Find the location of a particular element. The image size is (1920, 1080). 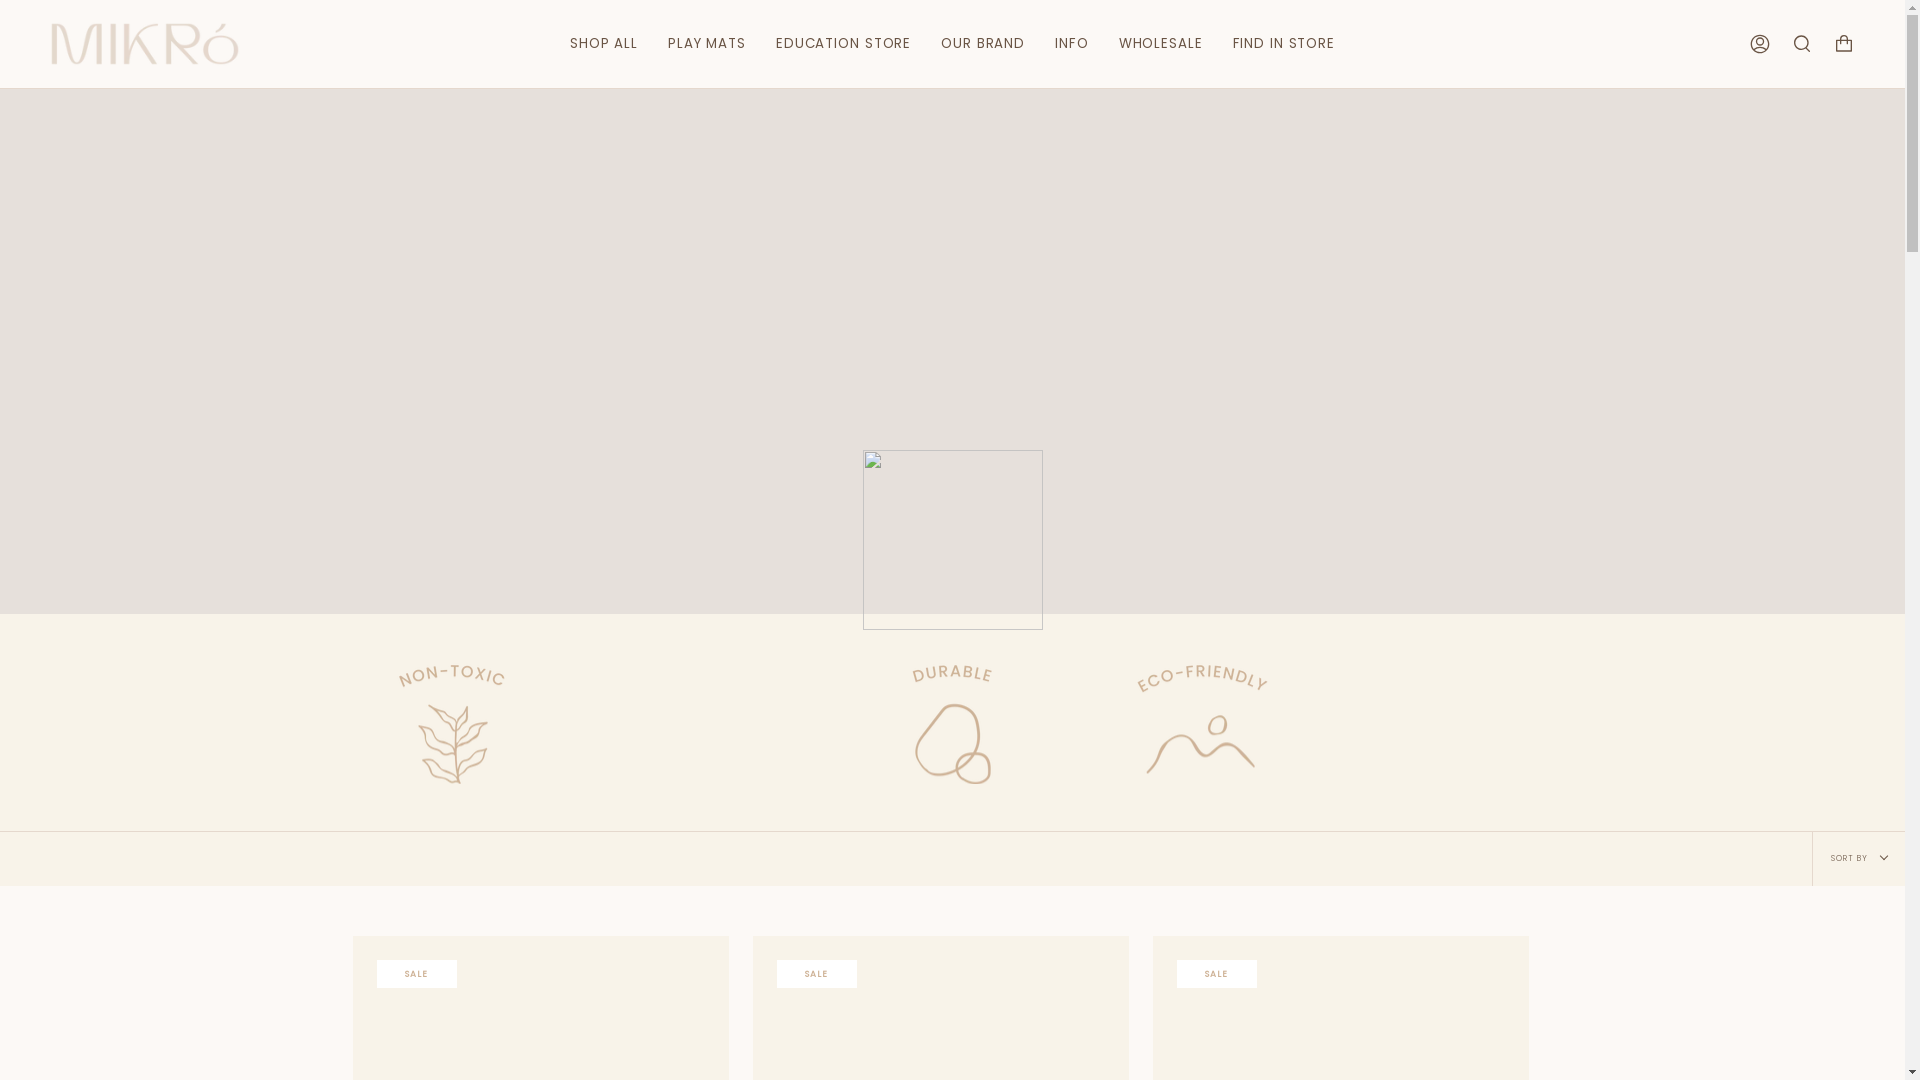

'FIND IN STORE' is located at coordinates (1283, 43).